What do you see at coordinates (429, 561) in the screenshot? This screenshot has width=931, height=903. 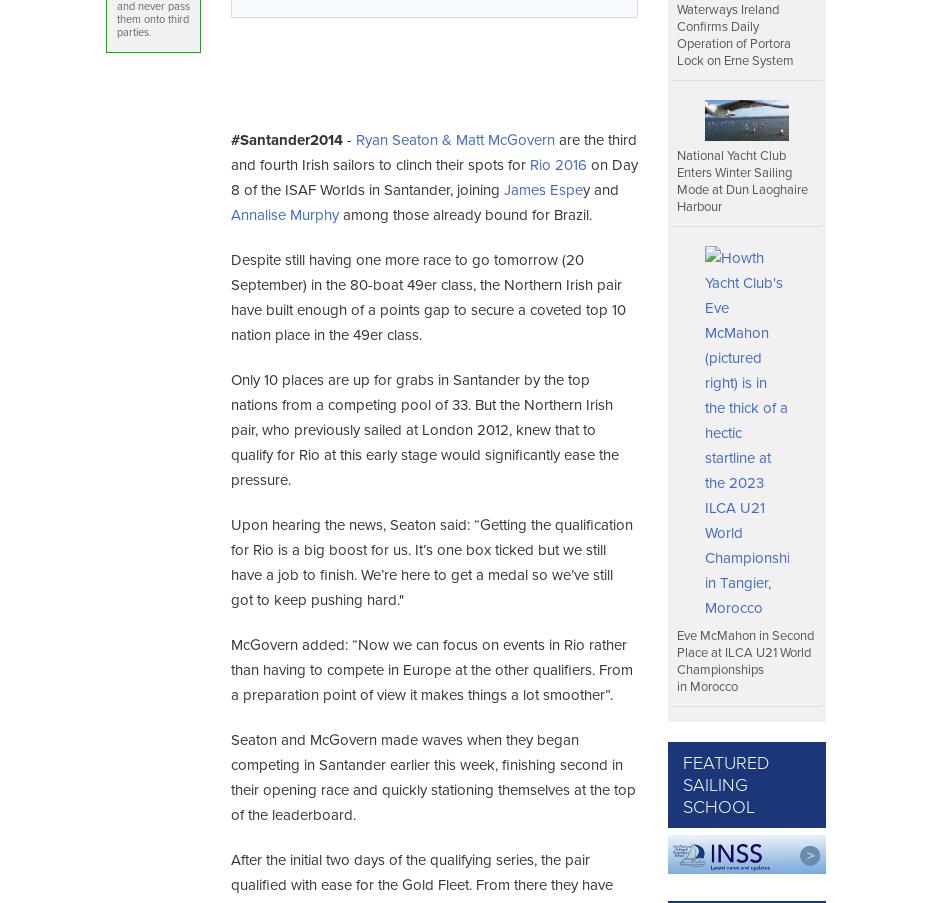 I see `'Upon hearing the news, Seaton said: “Getting the qualification for Rio is a big boost for us. It’s one box ticked but we still have a job to finish. We’re here to get a medal so we’ve still got to keep pushing hard."'` at bounding box center [429, 561].